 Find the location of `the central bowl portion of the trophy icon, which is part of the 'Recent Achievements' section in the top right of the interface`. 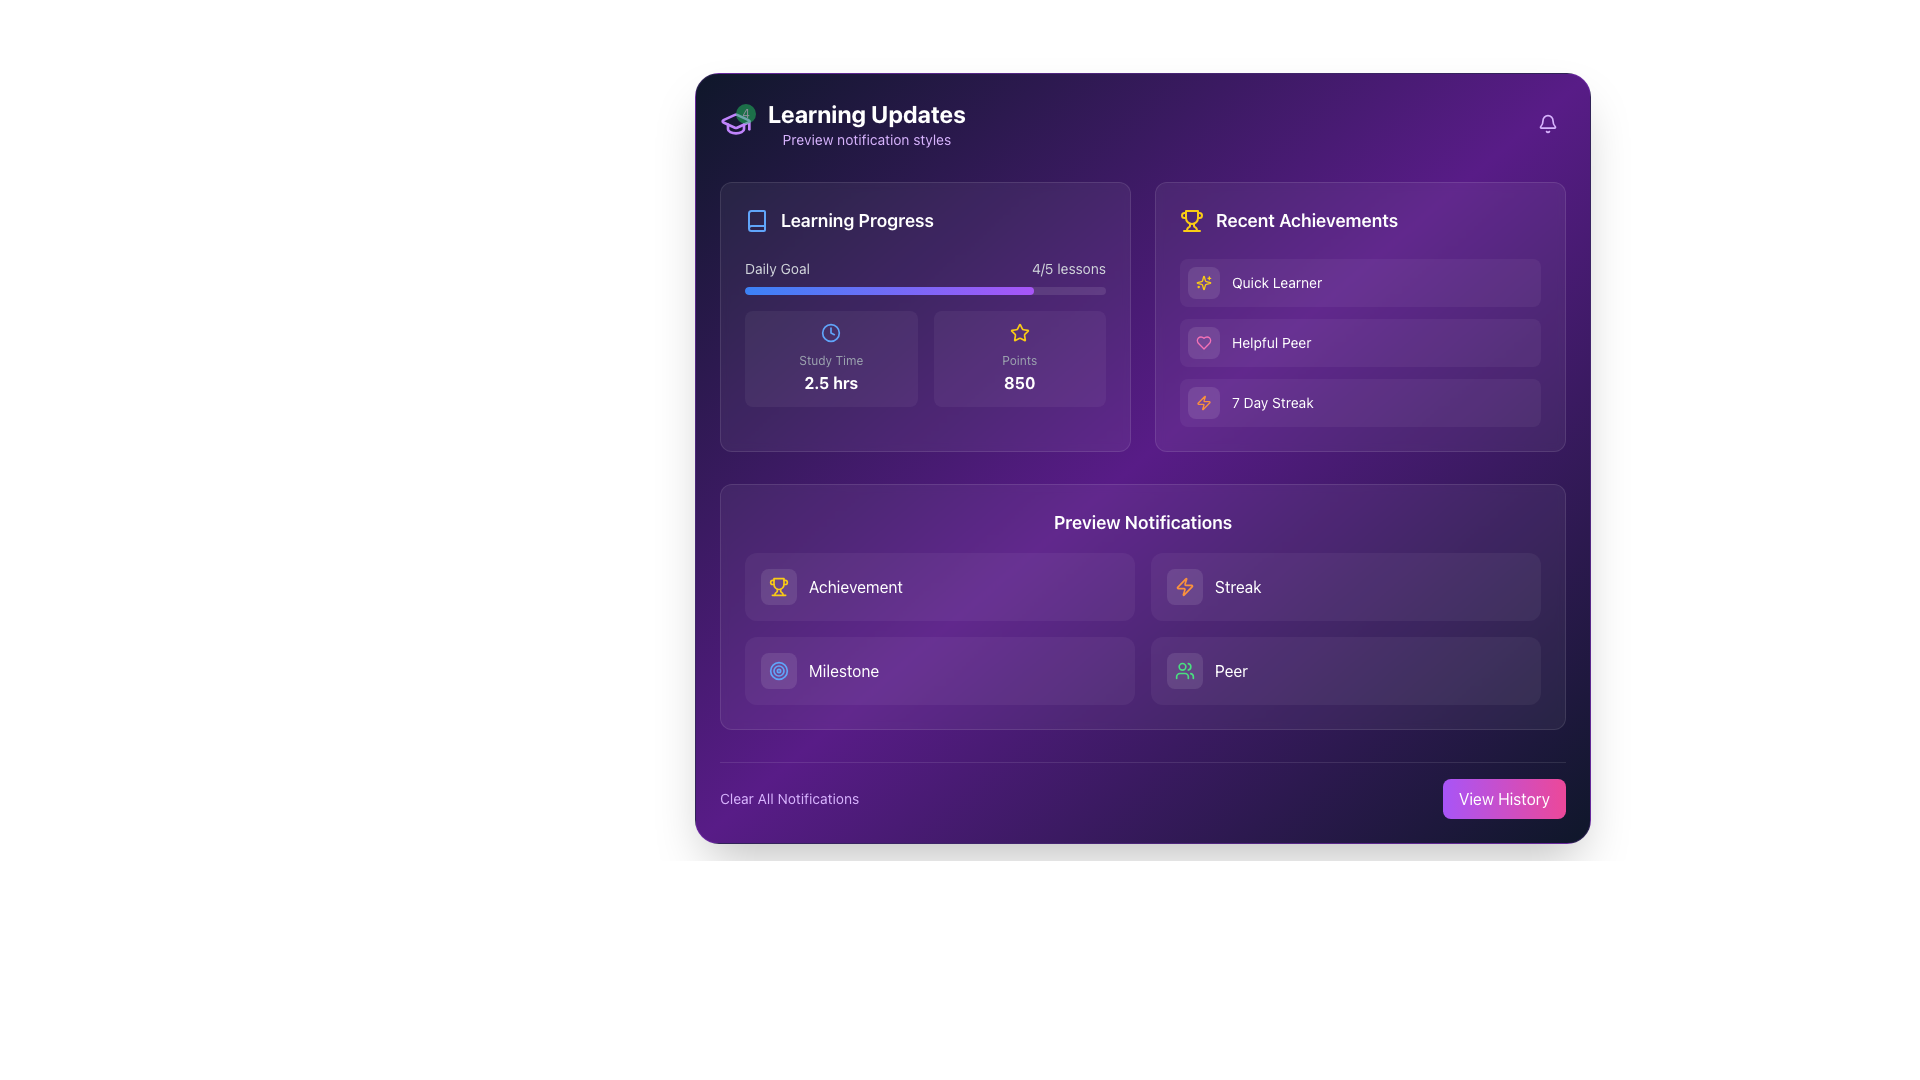

the central bowl portion of the trophy icon, which is part of the 'Recent Achievements' section in the top right of the interface is located at coordinates (1191, 217).